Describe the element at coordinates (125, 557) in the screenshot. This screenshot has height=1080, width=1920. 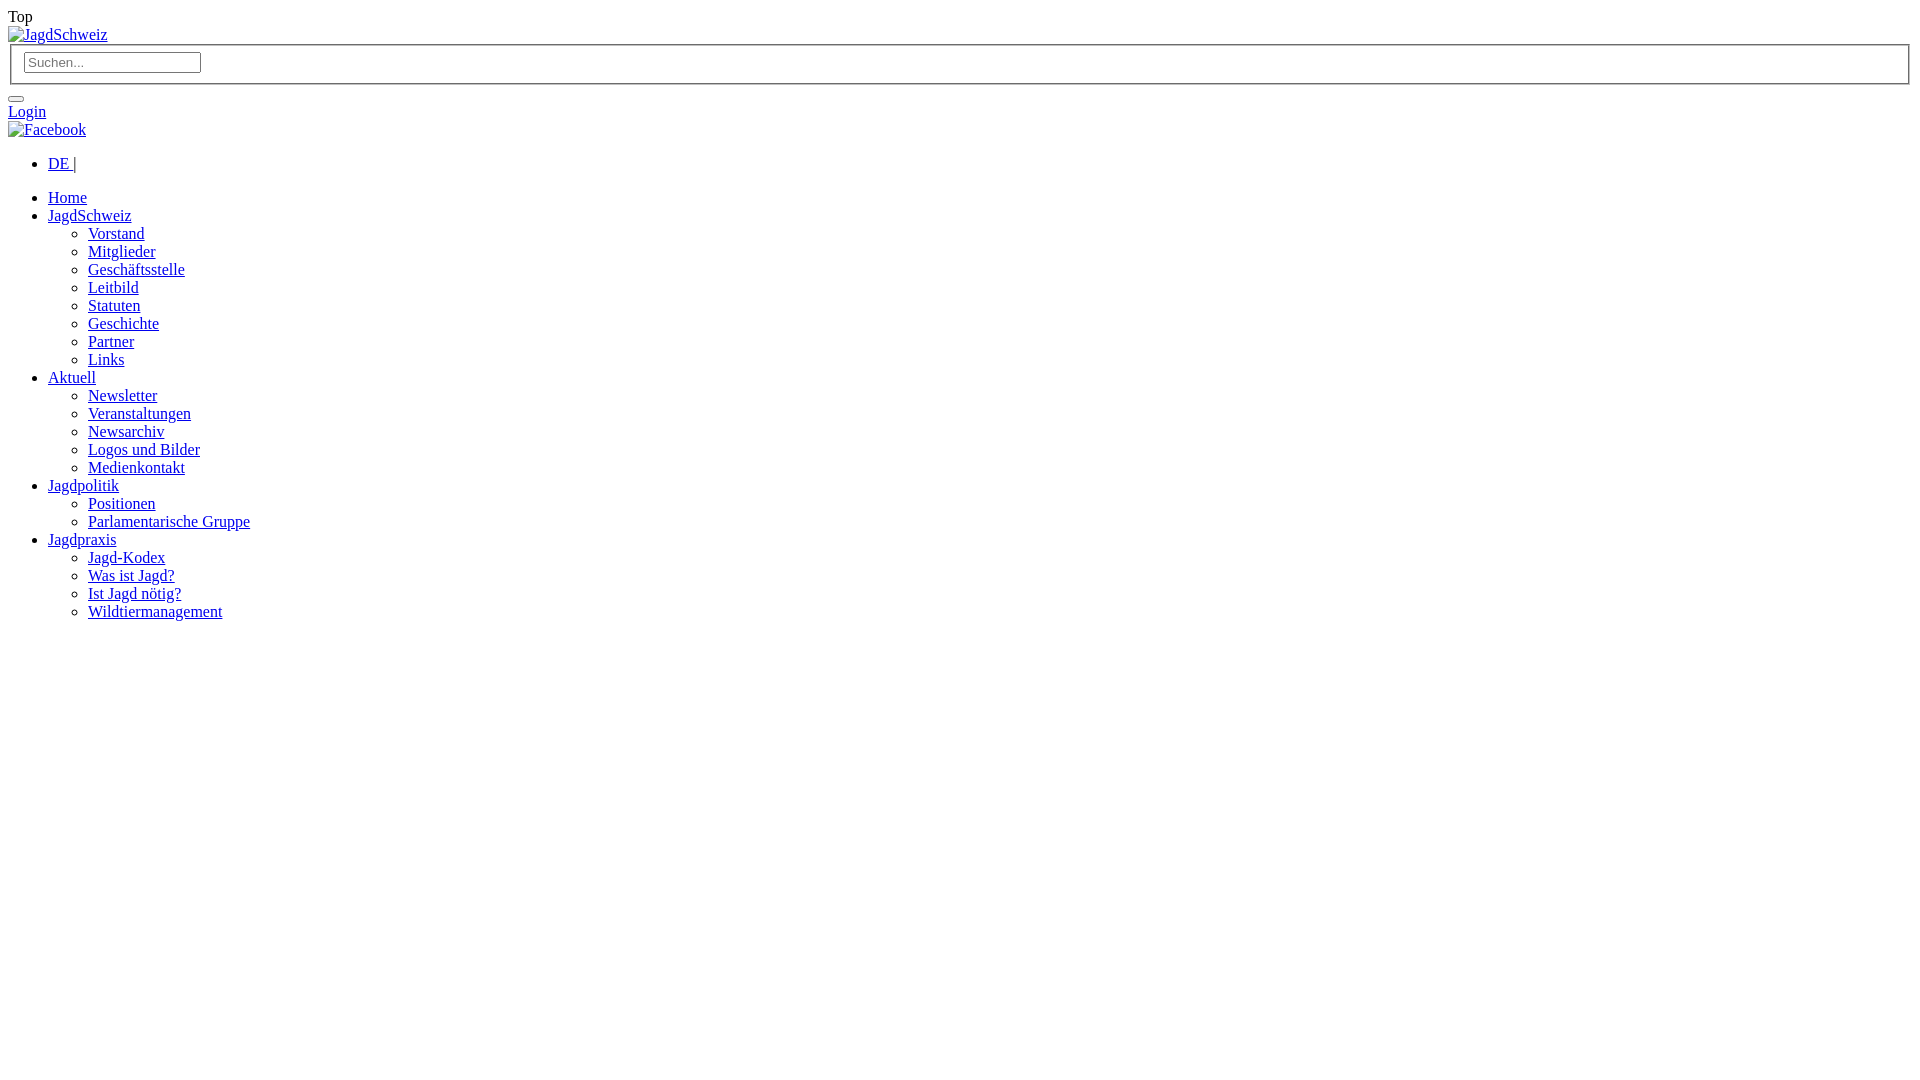
I see `'Jagd-Kodex'` at that location.